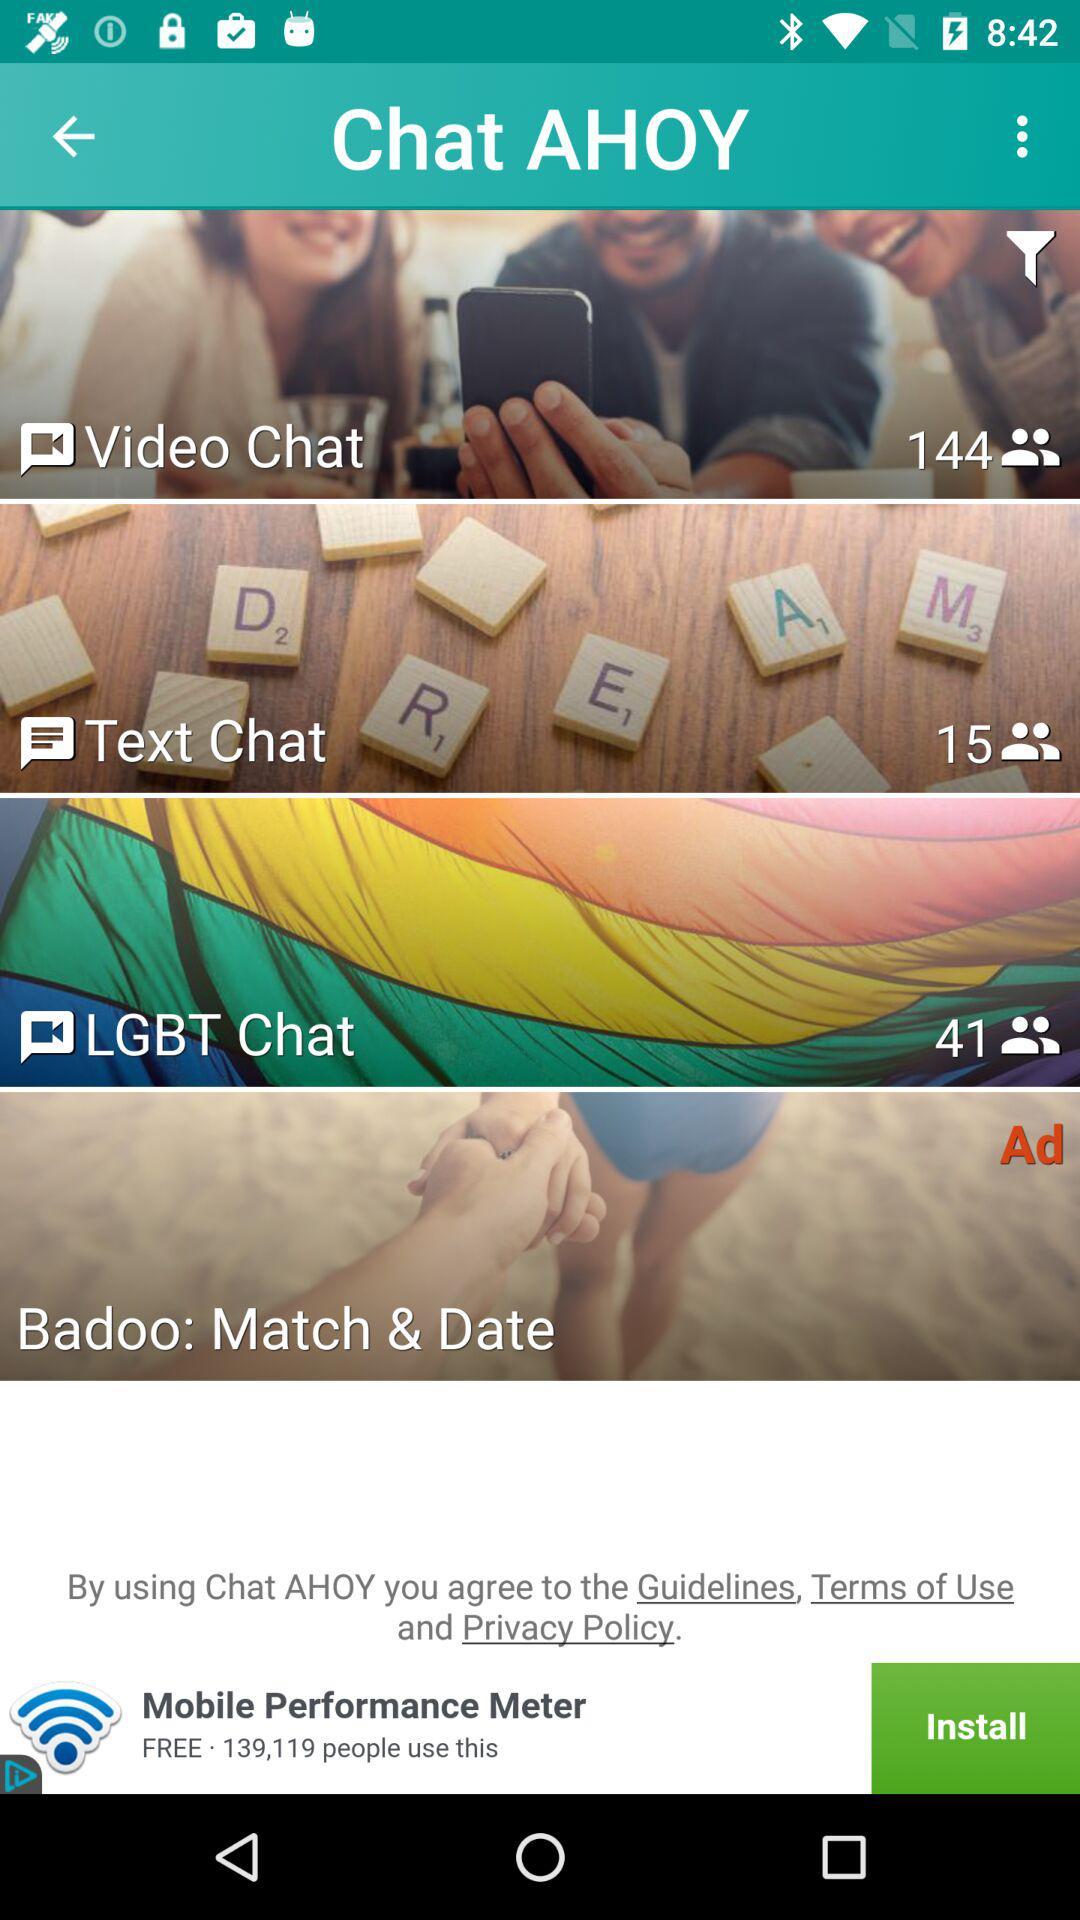 The image size is (1080, 1920). Describe the element at coordinates (72, 135) in the screenshot. I see `the item to the left of the chat ahoy` at that location.